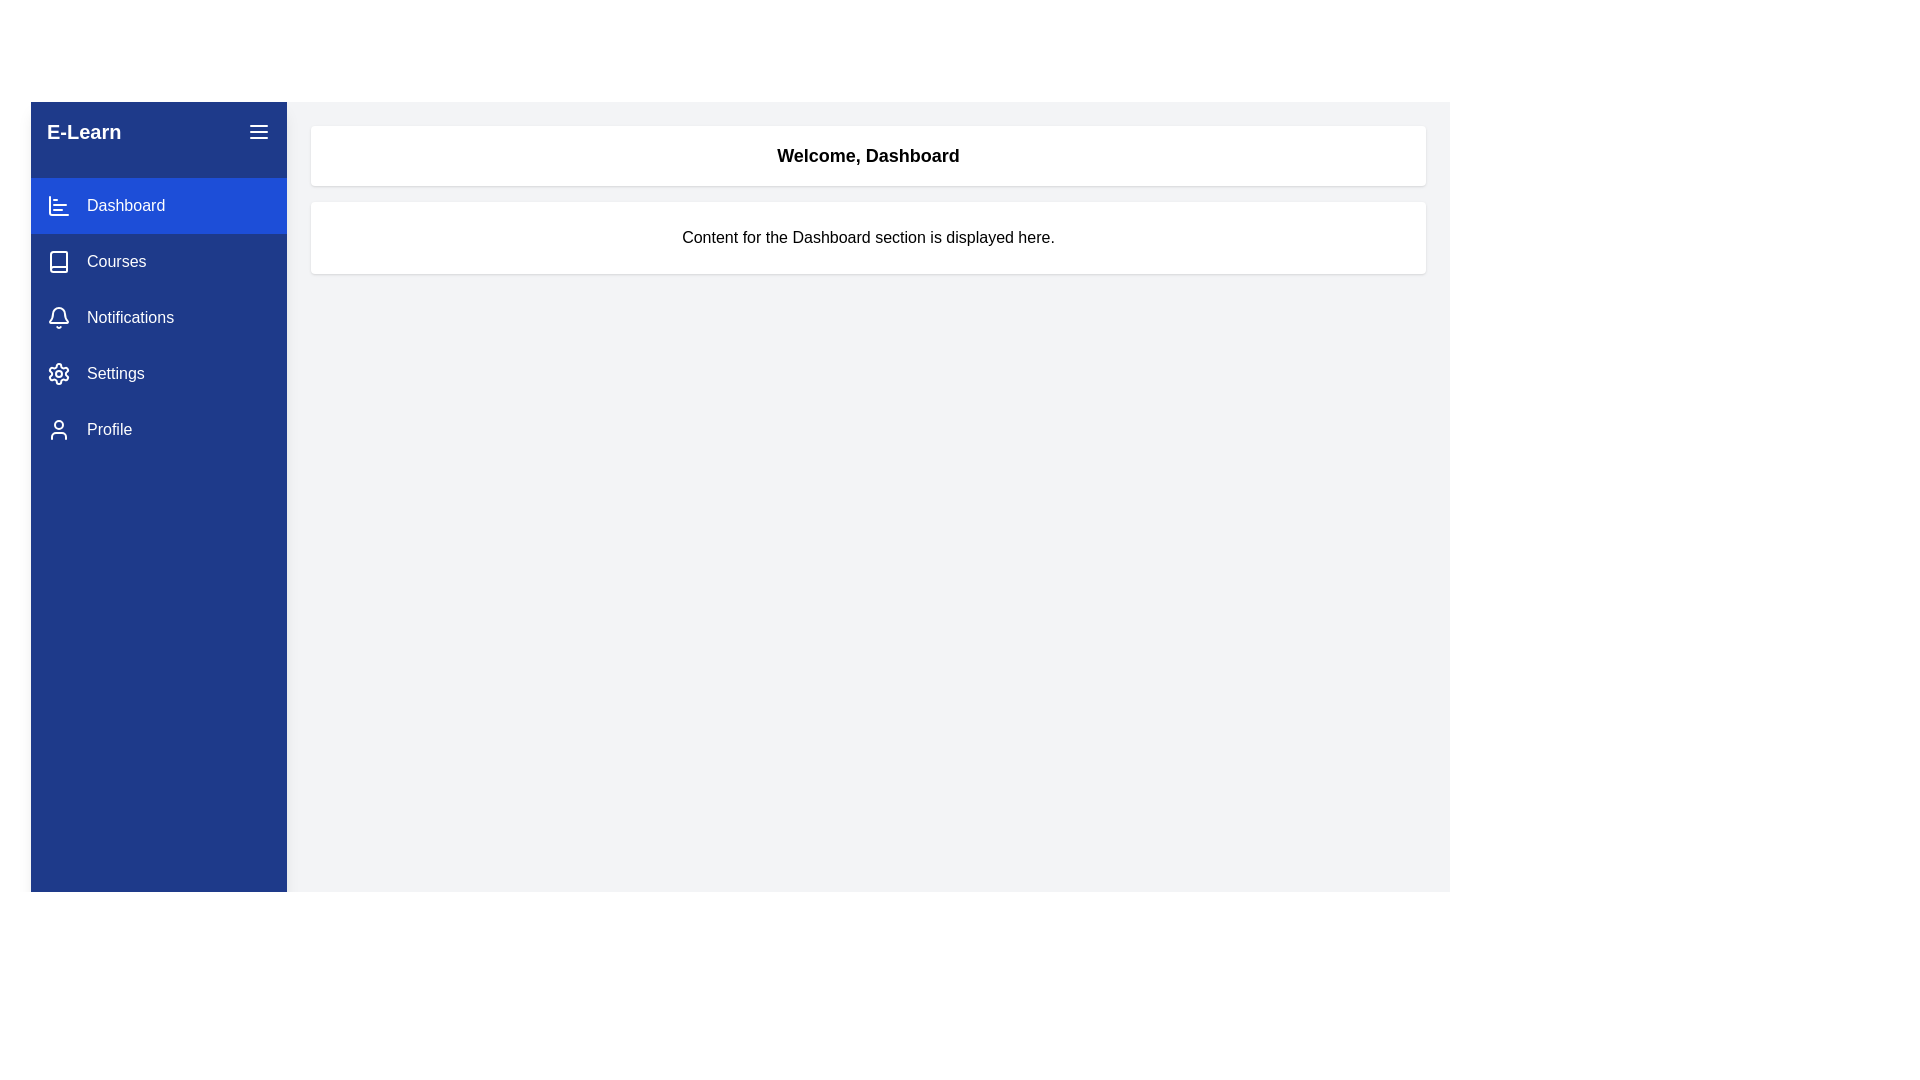 Image resolution: width=1920 pixels, height=1080 pixels. I want to click on the text label that states 'Content for the Dashboard section is displayed here.', which is centrally located below the header 'Welcome, Dashboard', so click(868, 237).